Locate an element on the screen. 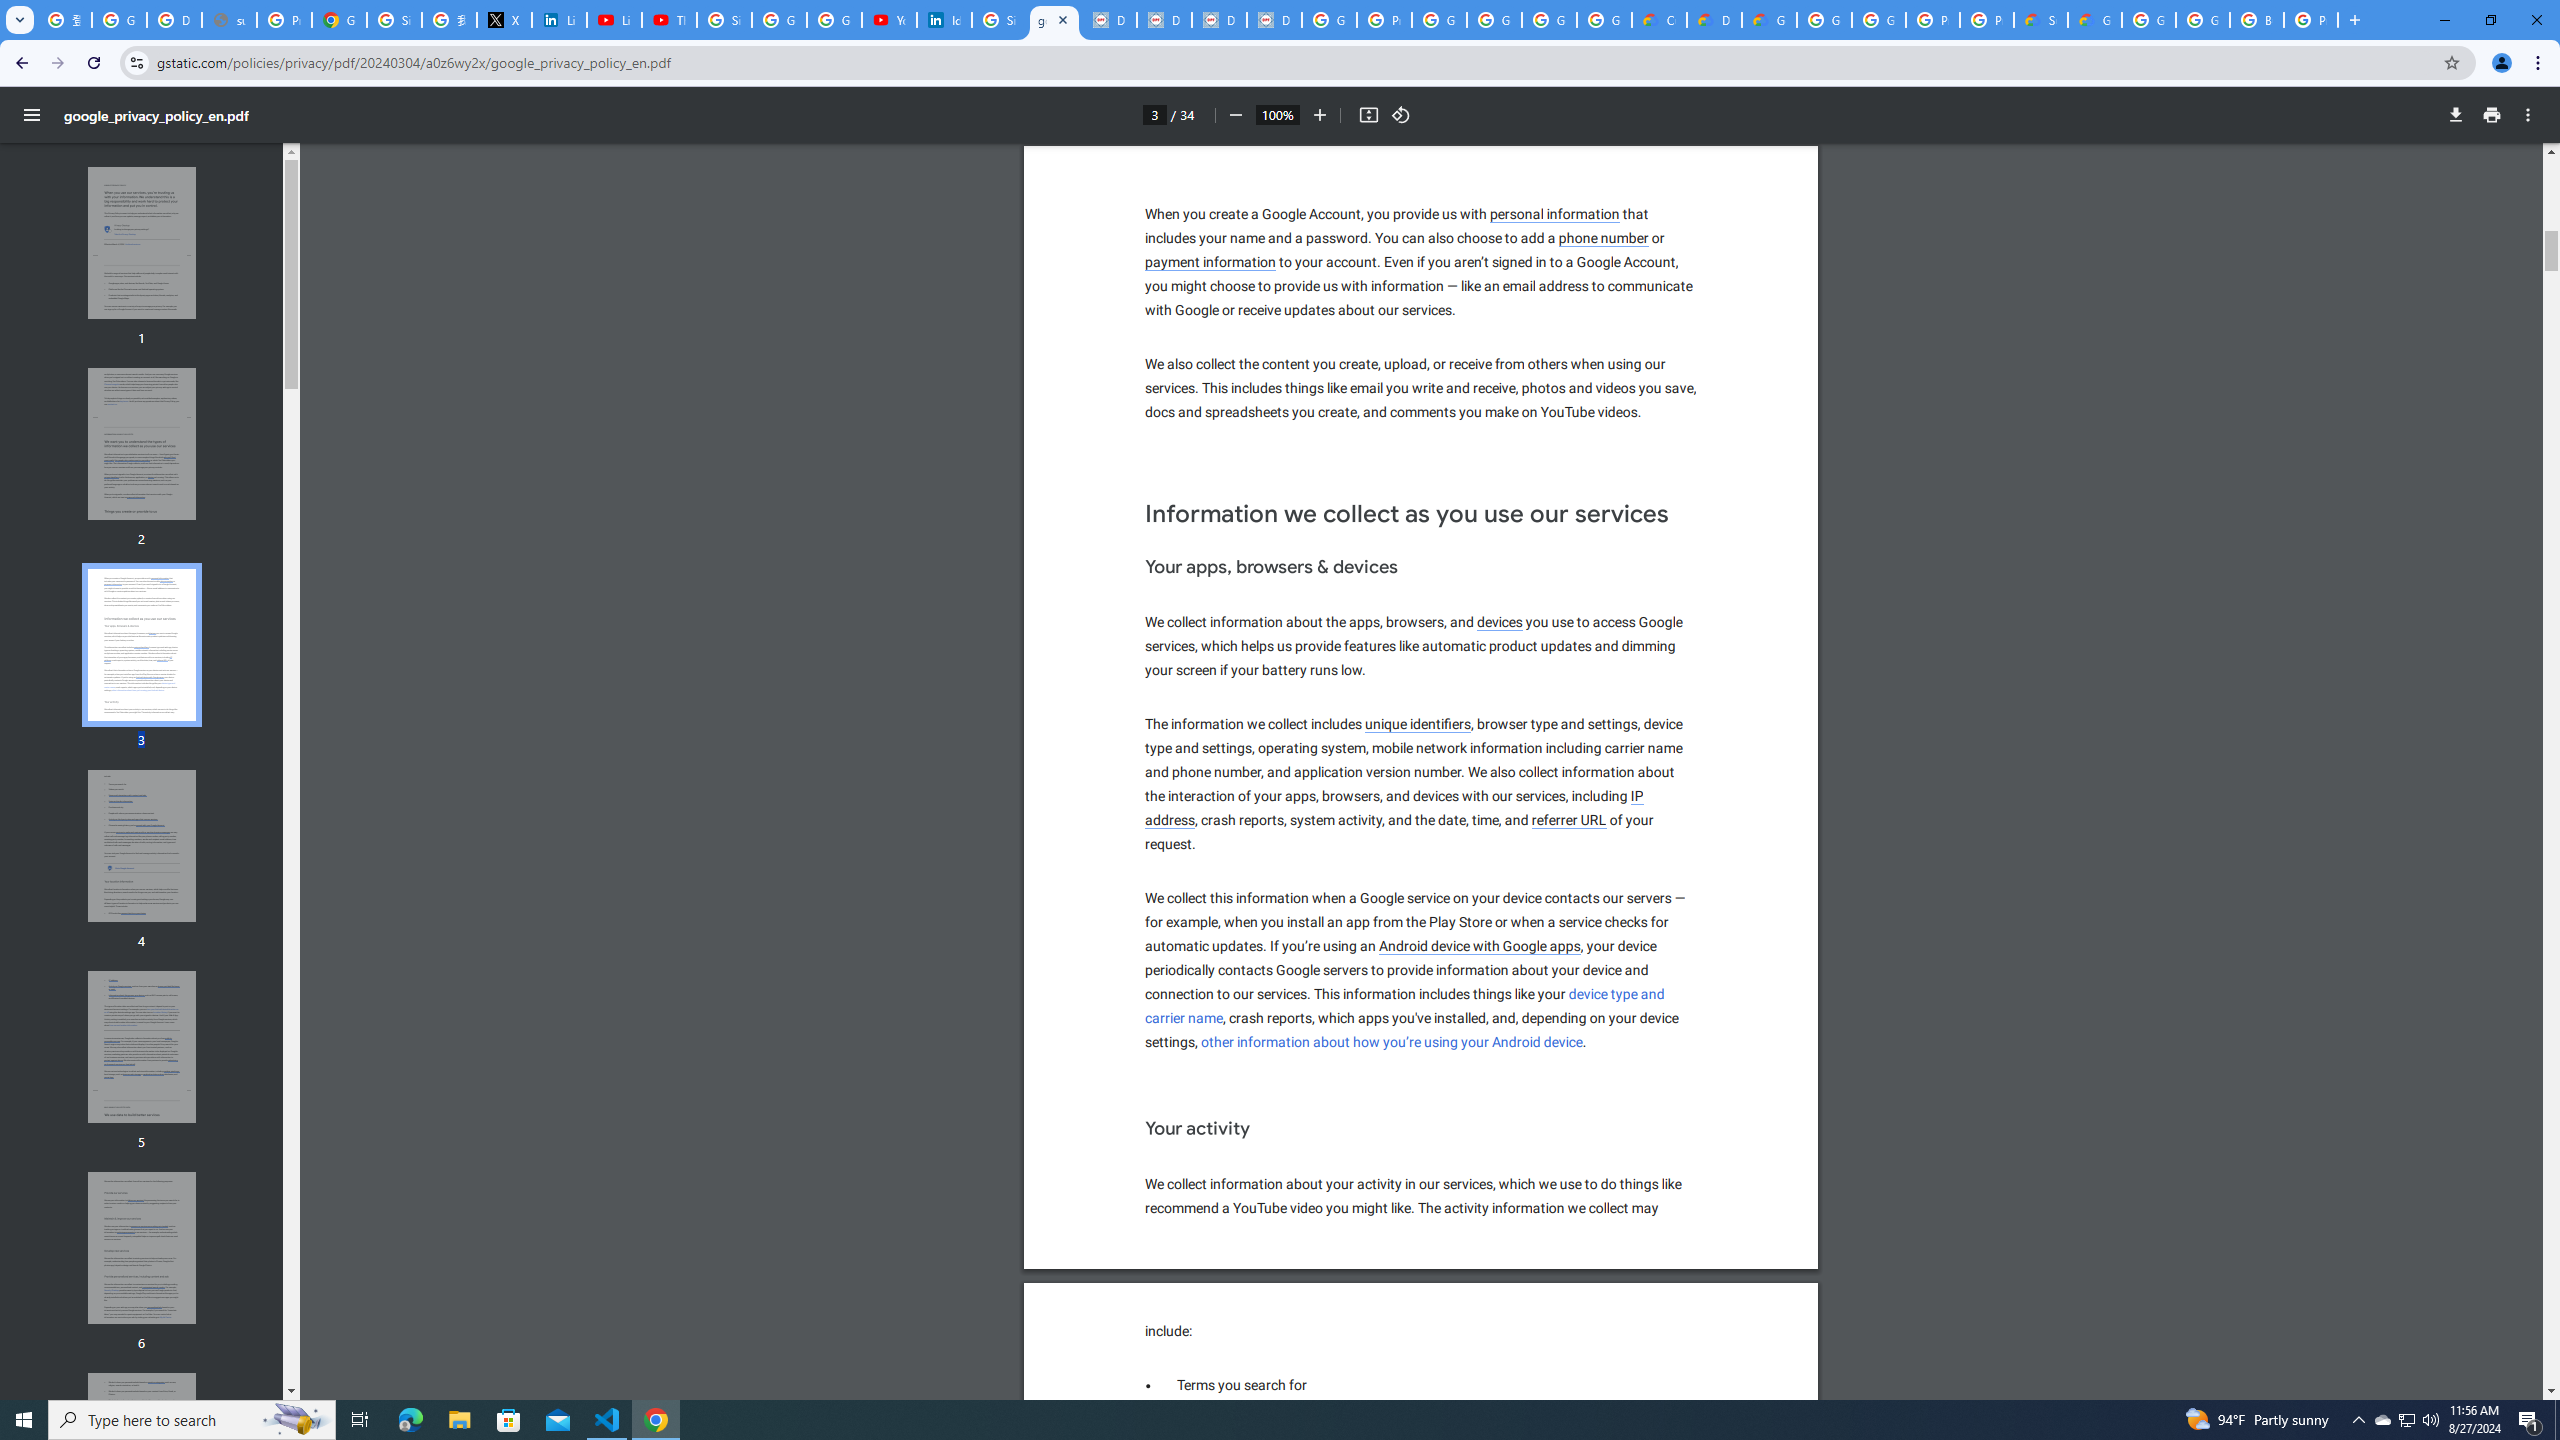 This screenshot has width=2560, height=1440. 'Data Privacy Framework' is located at coordinates (1218, 19).